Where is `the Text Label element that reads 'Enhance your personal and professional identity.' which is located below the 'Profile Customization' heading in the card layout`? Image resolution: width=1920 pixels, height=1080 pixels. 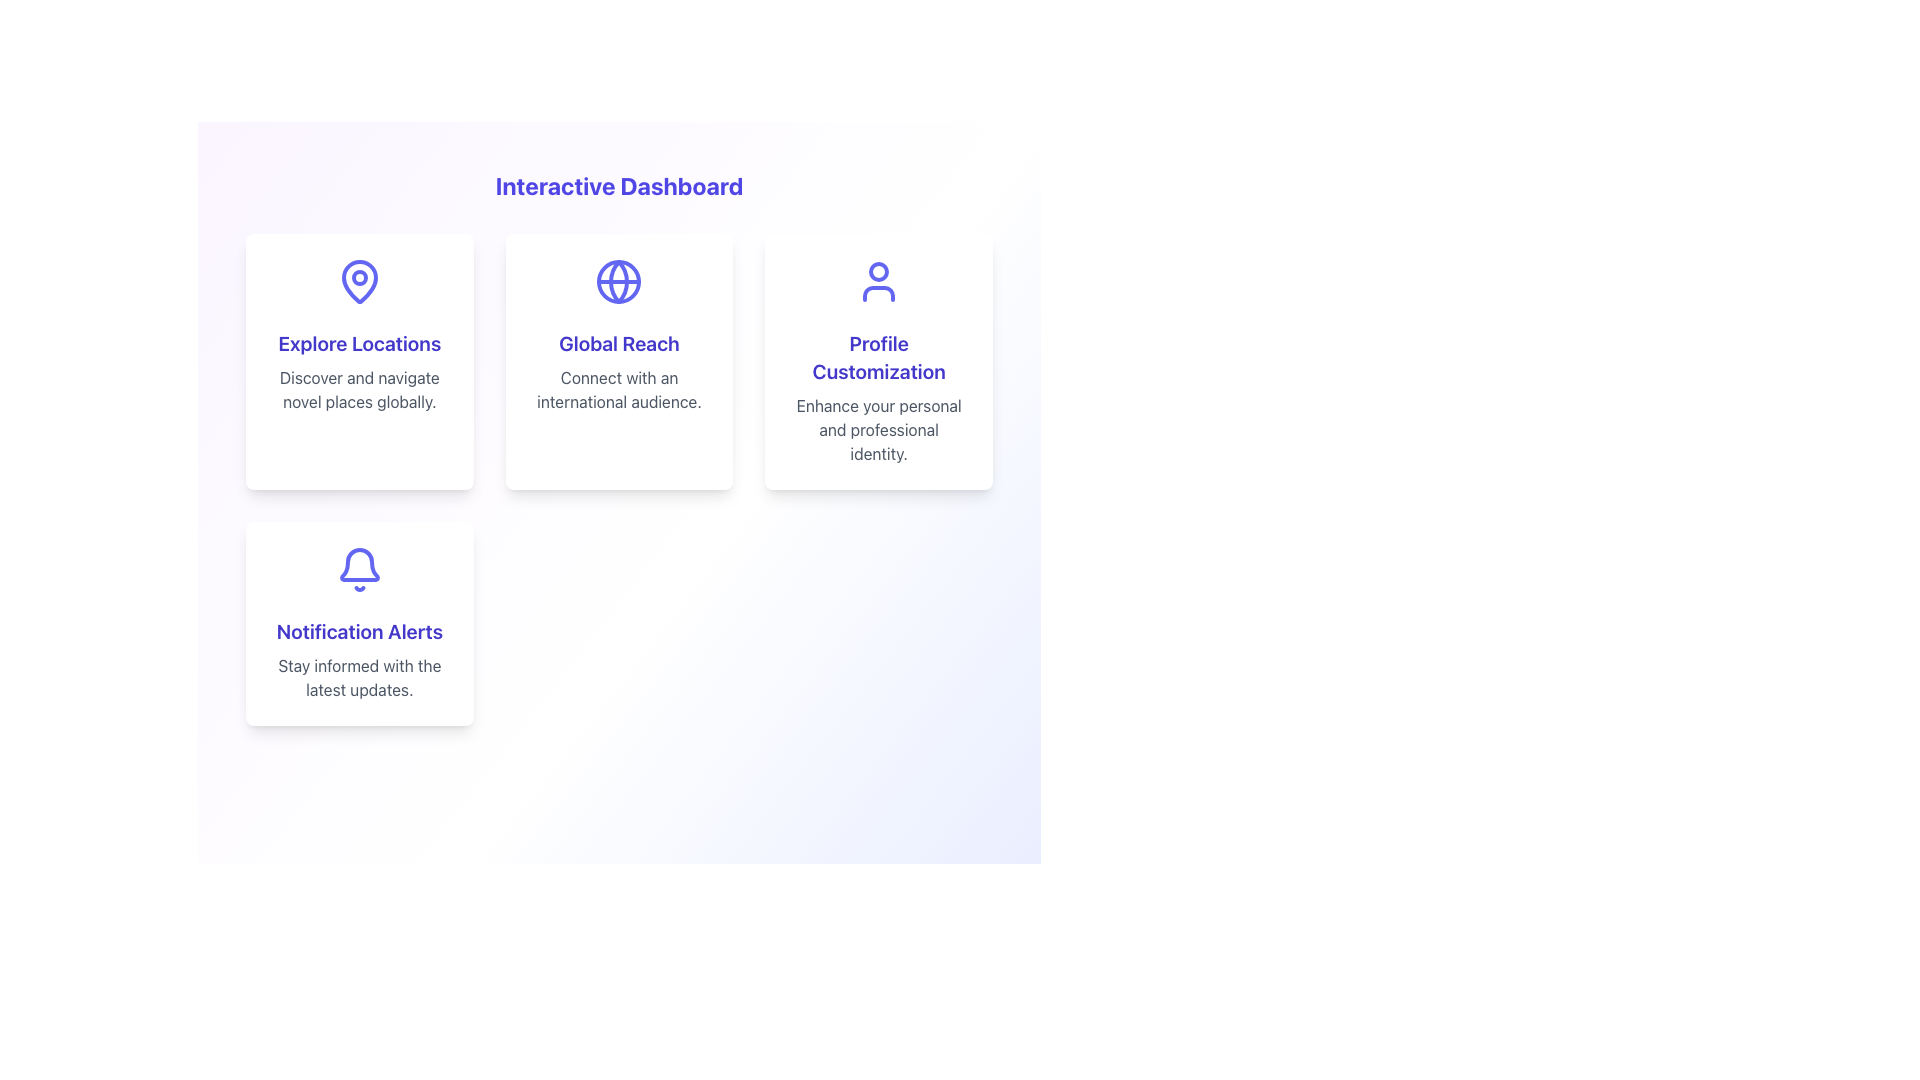 the Text Label element that reads 'Enhance your personal and professional identity.' which is located below the 'Profile Customization' heading in the card layout is located at coordinates (879, 428).